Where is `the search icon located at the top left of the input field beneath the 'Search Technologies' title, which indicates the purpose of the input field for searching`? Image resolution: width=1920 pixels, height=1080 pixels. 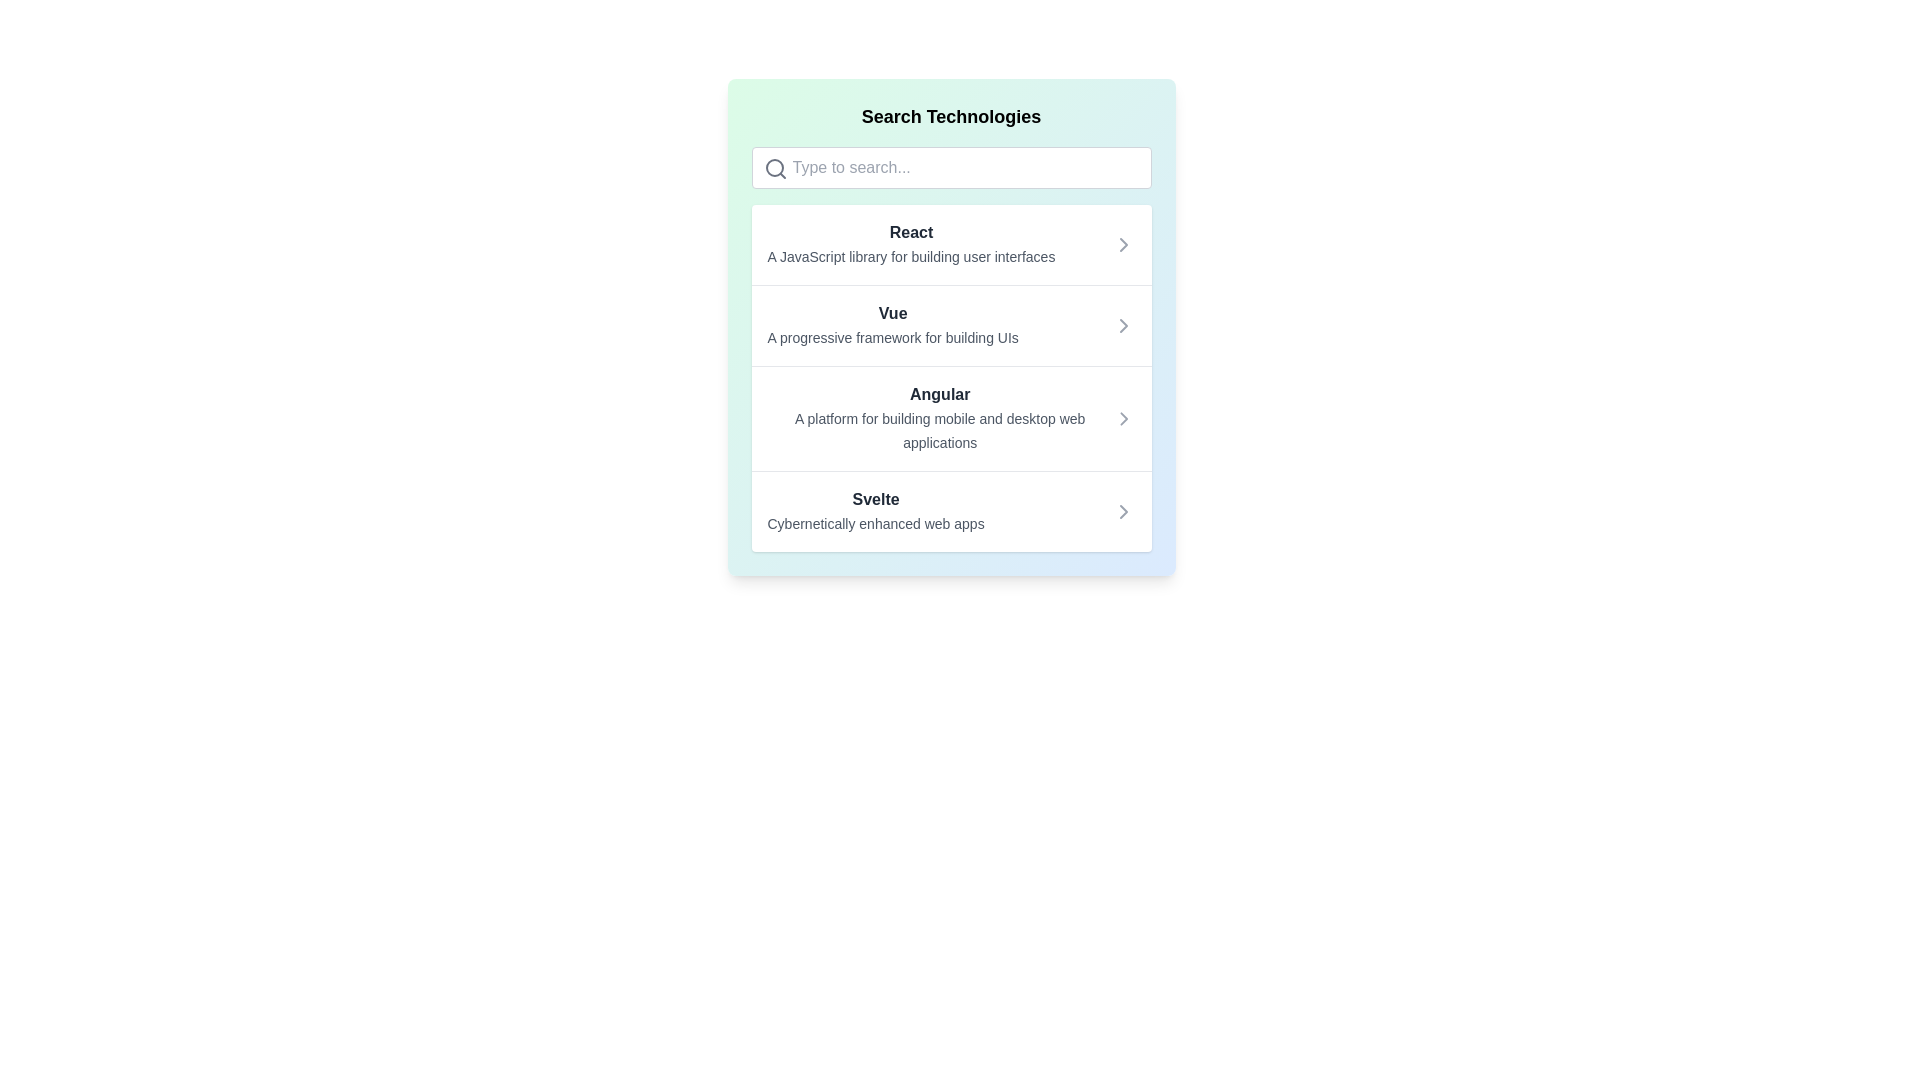
the search icon located at the top left of the input field beneath the 'Search Technologies' title, which indicates the purpose of the input field for searching is located at coordinates (774, 168).